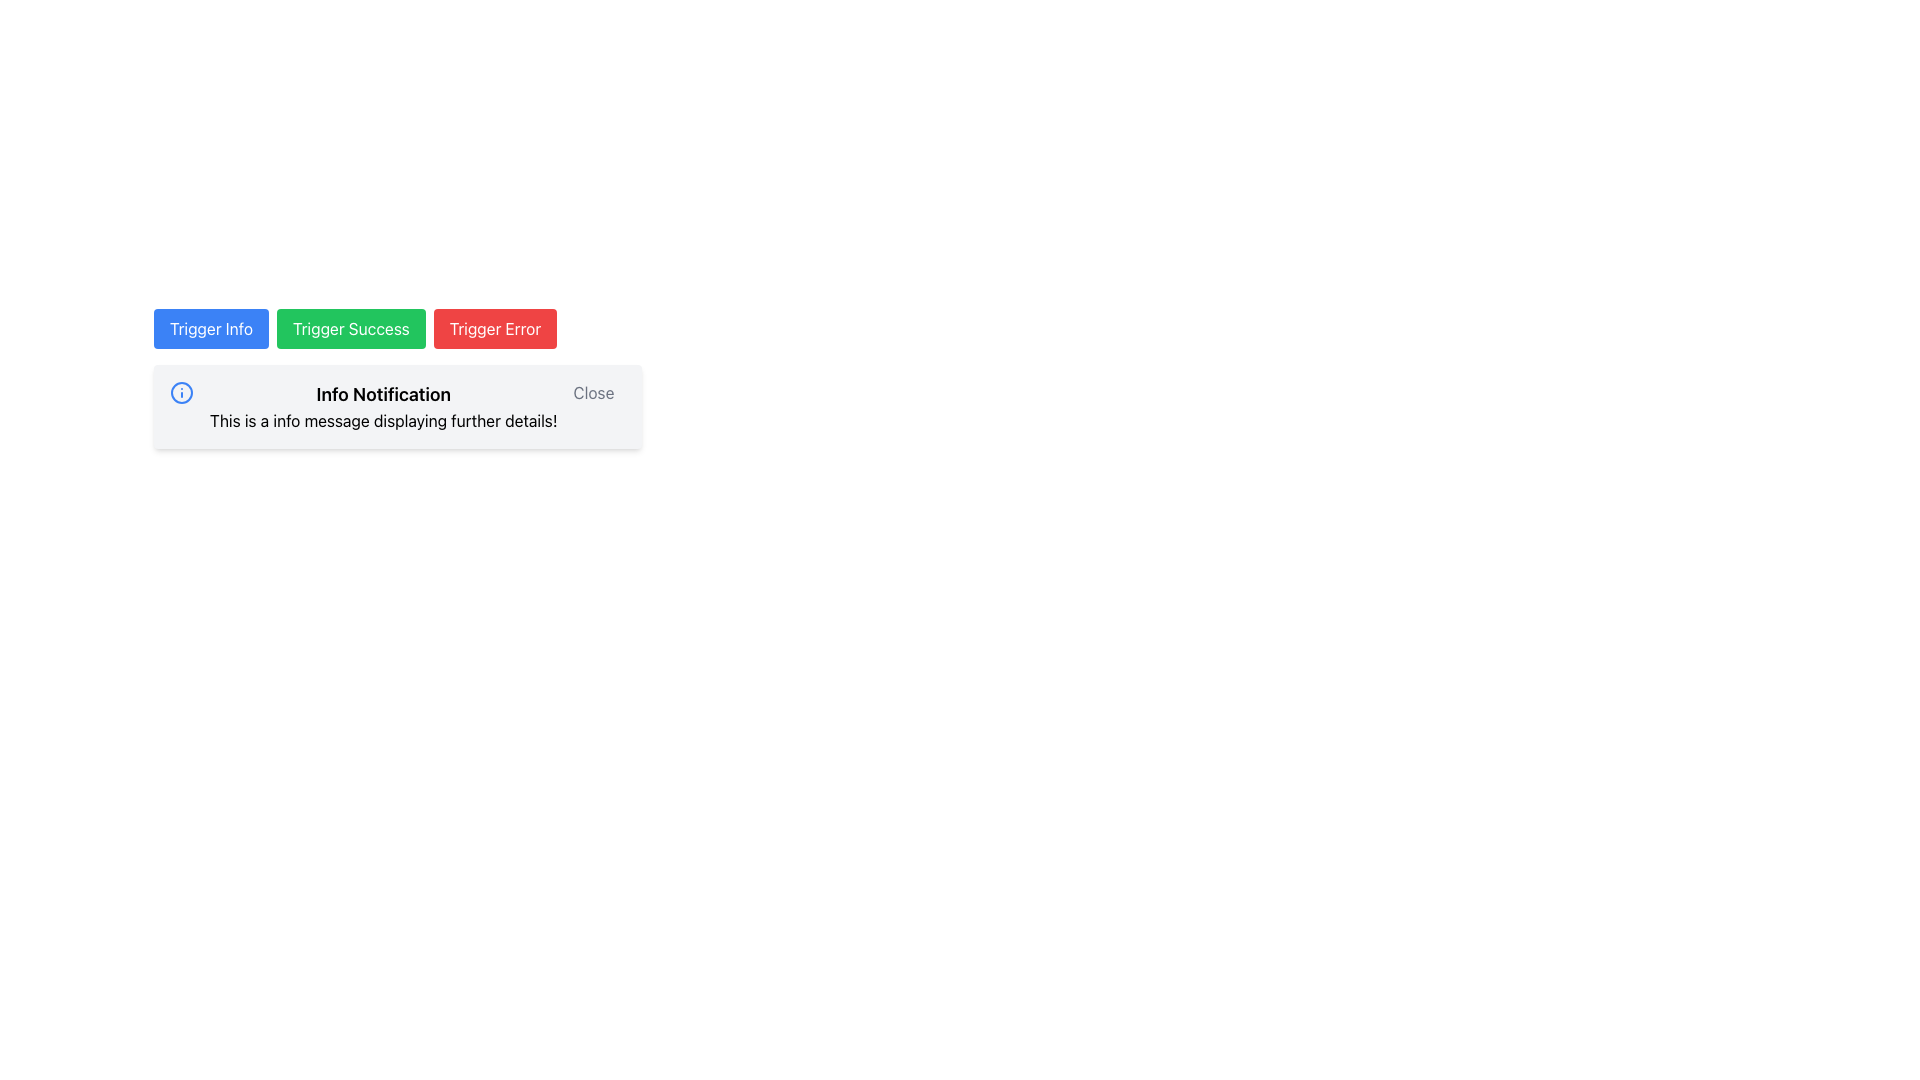 The height and width of the screenshot is (1080, 1920). What do you see at coordinates (383, 394) in the screenshot?
I see `the 'Info Notification' text display element, which is a bold and larger-sized heading at the top of the notification block` at bounding box center [383, 394].